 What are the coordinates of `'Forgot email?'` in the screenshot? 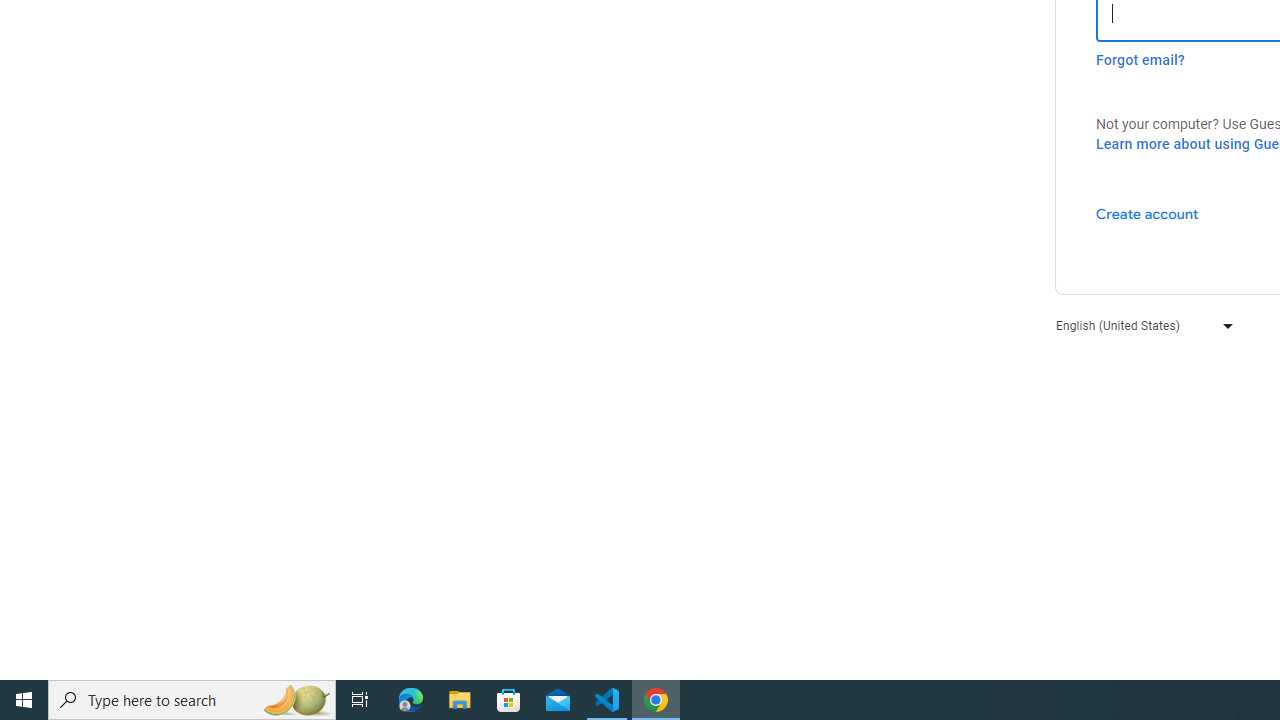 It's located at (1140, 59).